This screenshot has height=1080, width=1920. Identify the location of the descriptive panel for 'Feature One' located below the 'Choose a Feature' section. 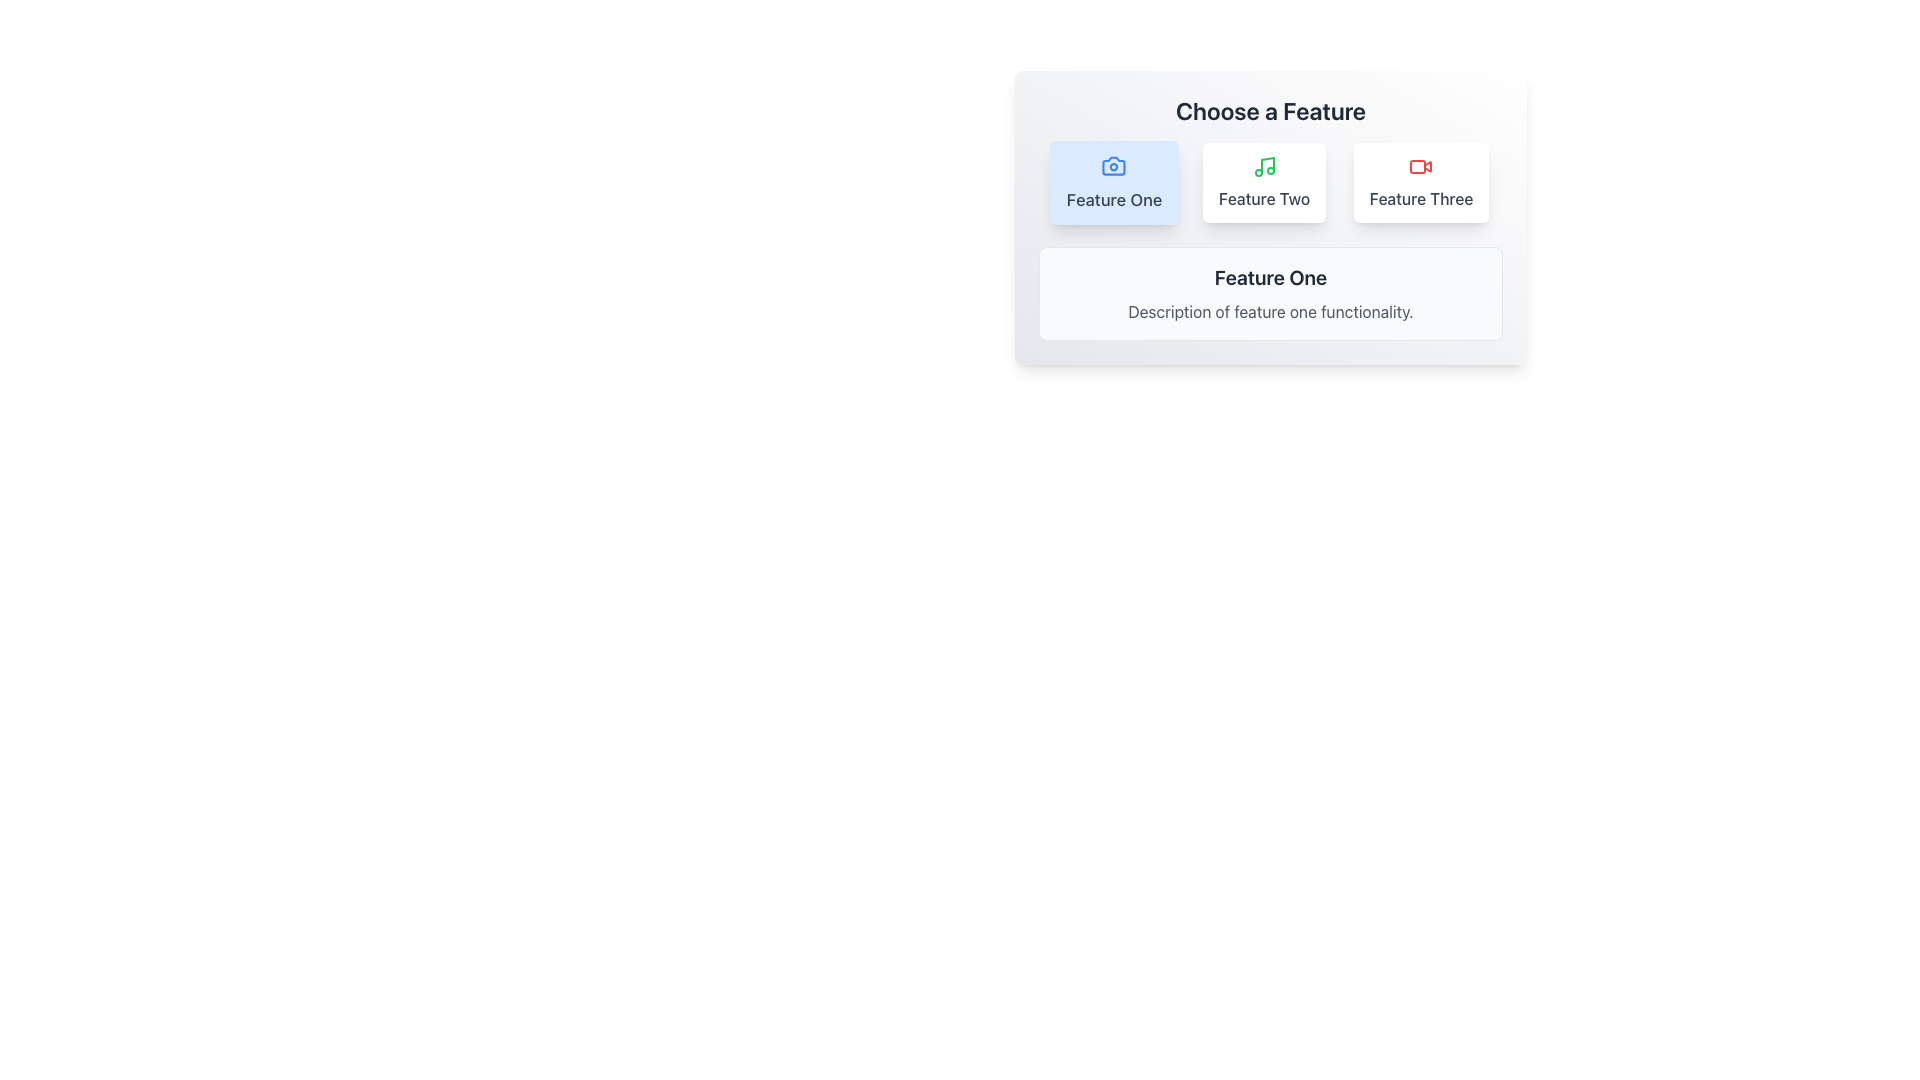
(1270, 293).